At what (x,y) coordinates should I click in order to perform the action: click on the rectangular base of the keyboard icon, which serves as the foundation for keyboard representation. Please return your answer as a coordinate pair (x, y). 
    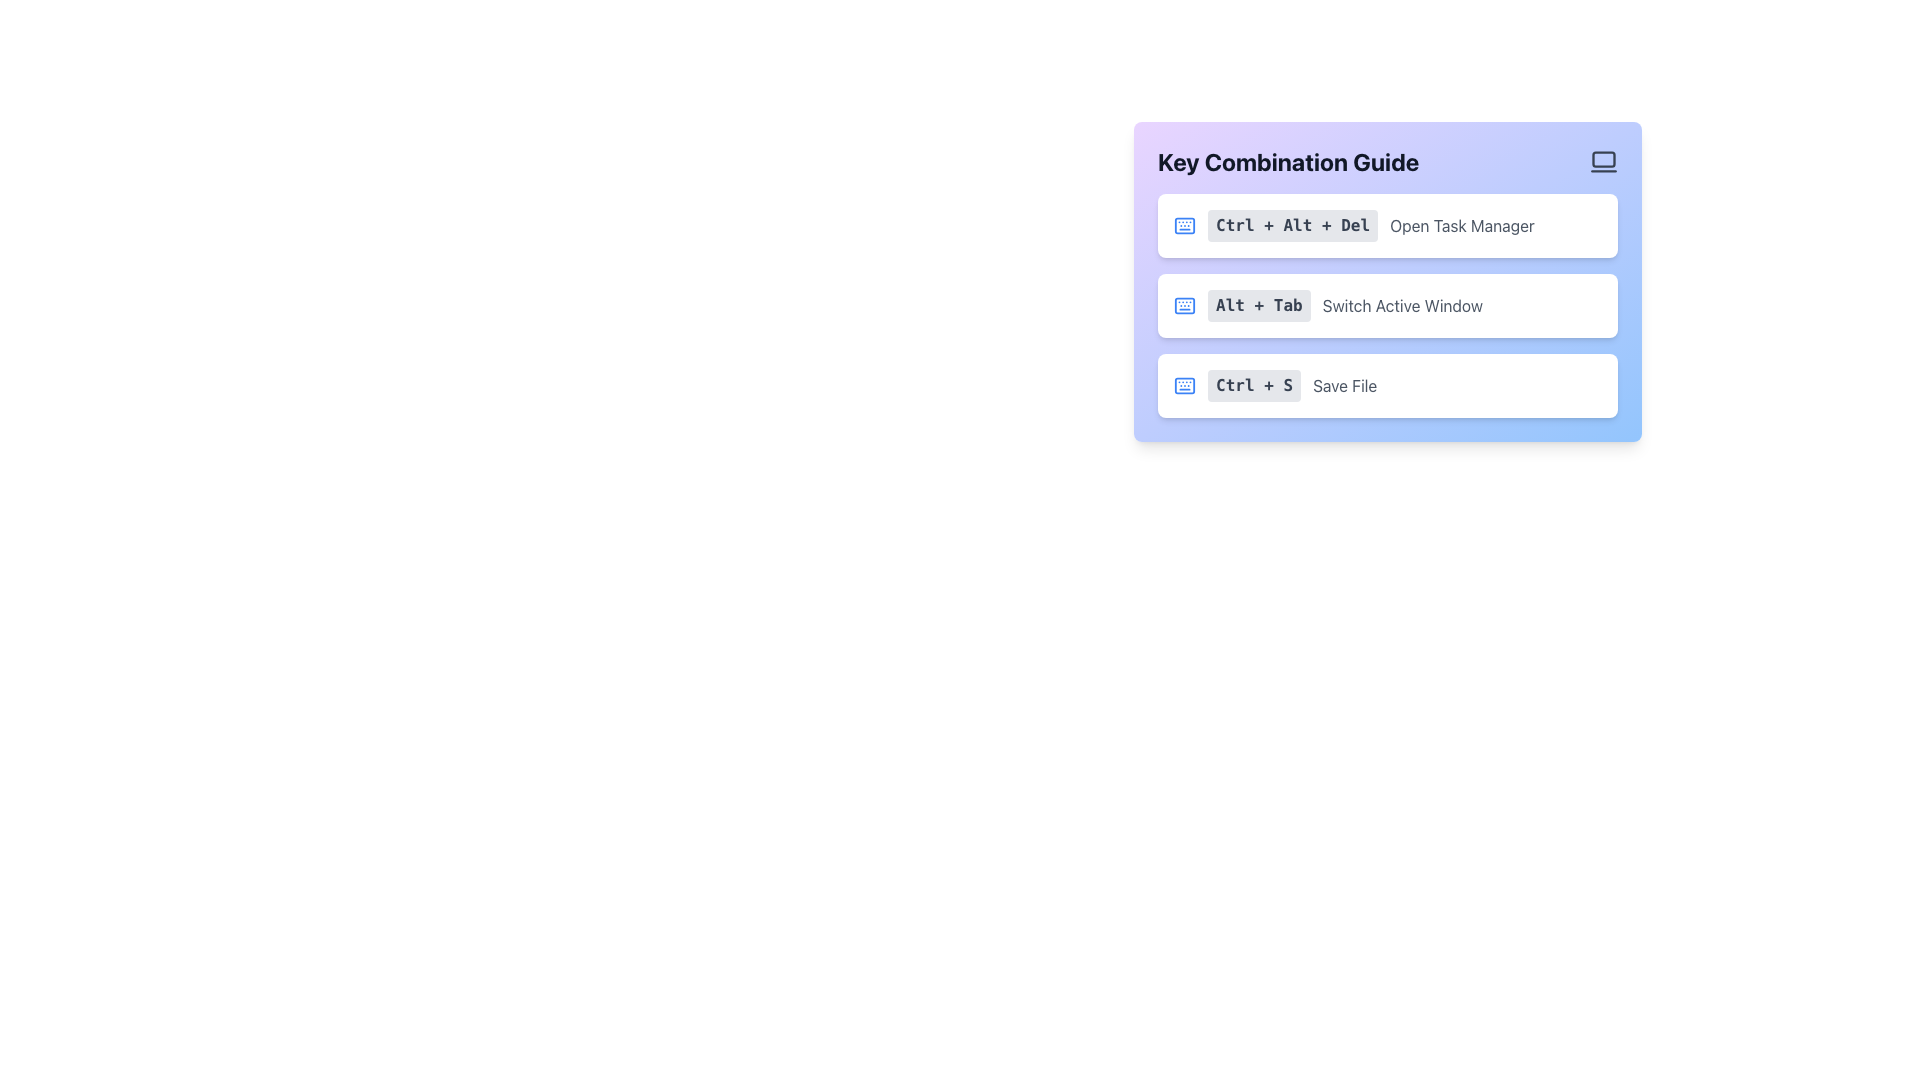
    Looking at the image, I should click on (1185, 225).